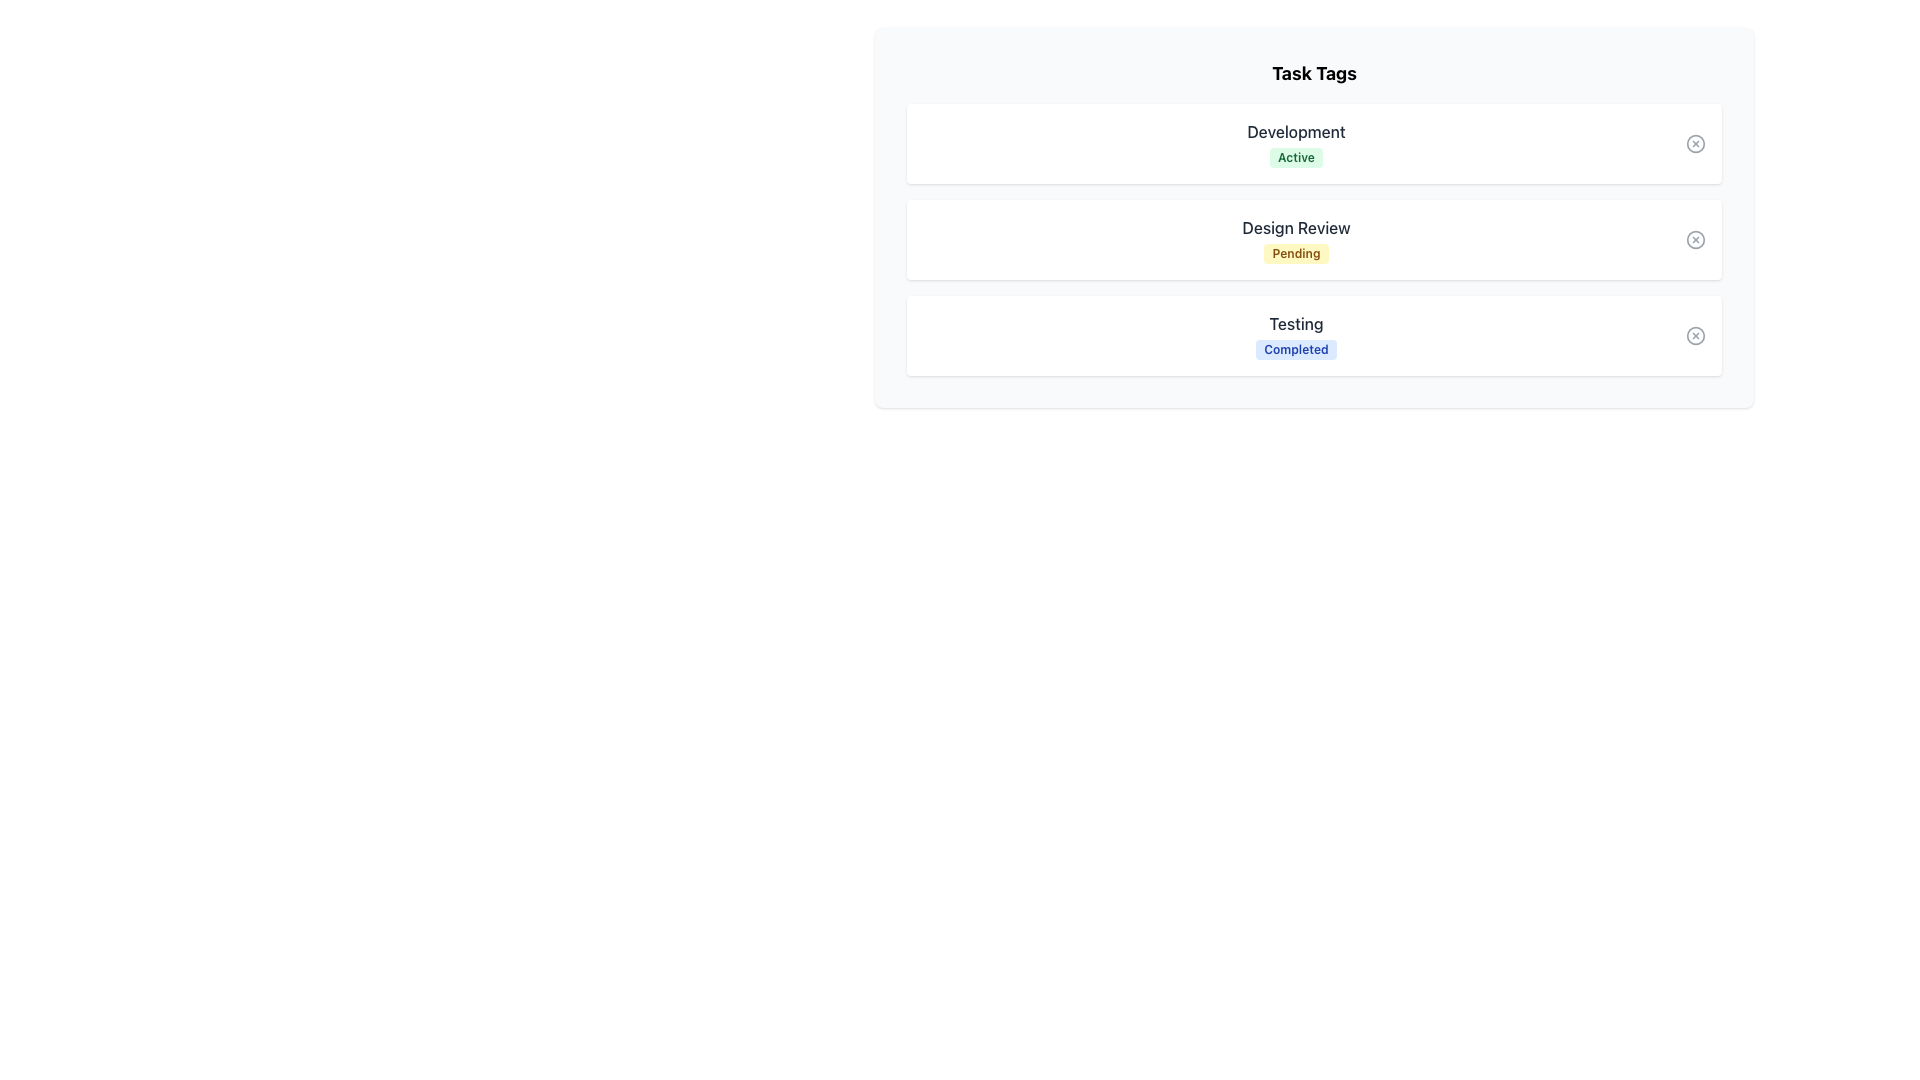 The image size is (1920, 1080). I want to click on the circular outline of the close button icon adjacent to the 'Testing' task tag, so click(1694, 334).